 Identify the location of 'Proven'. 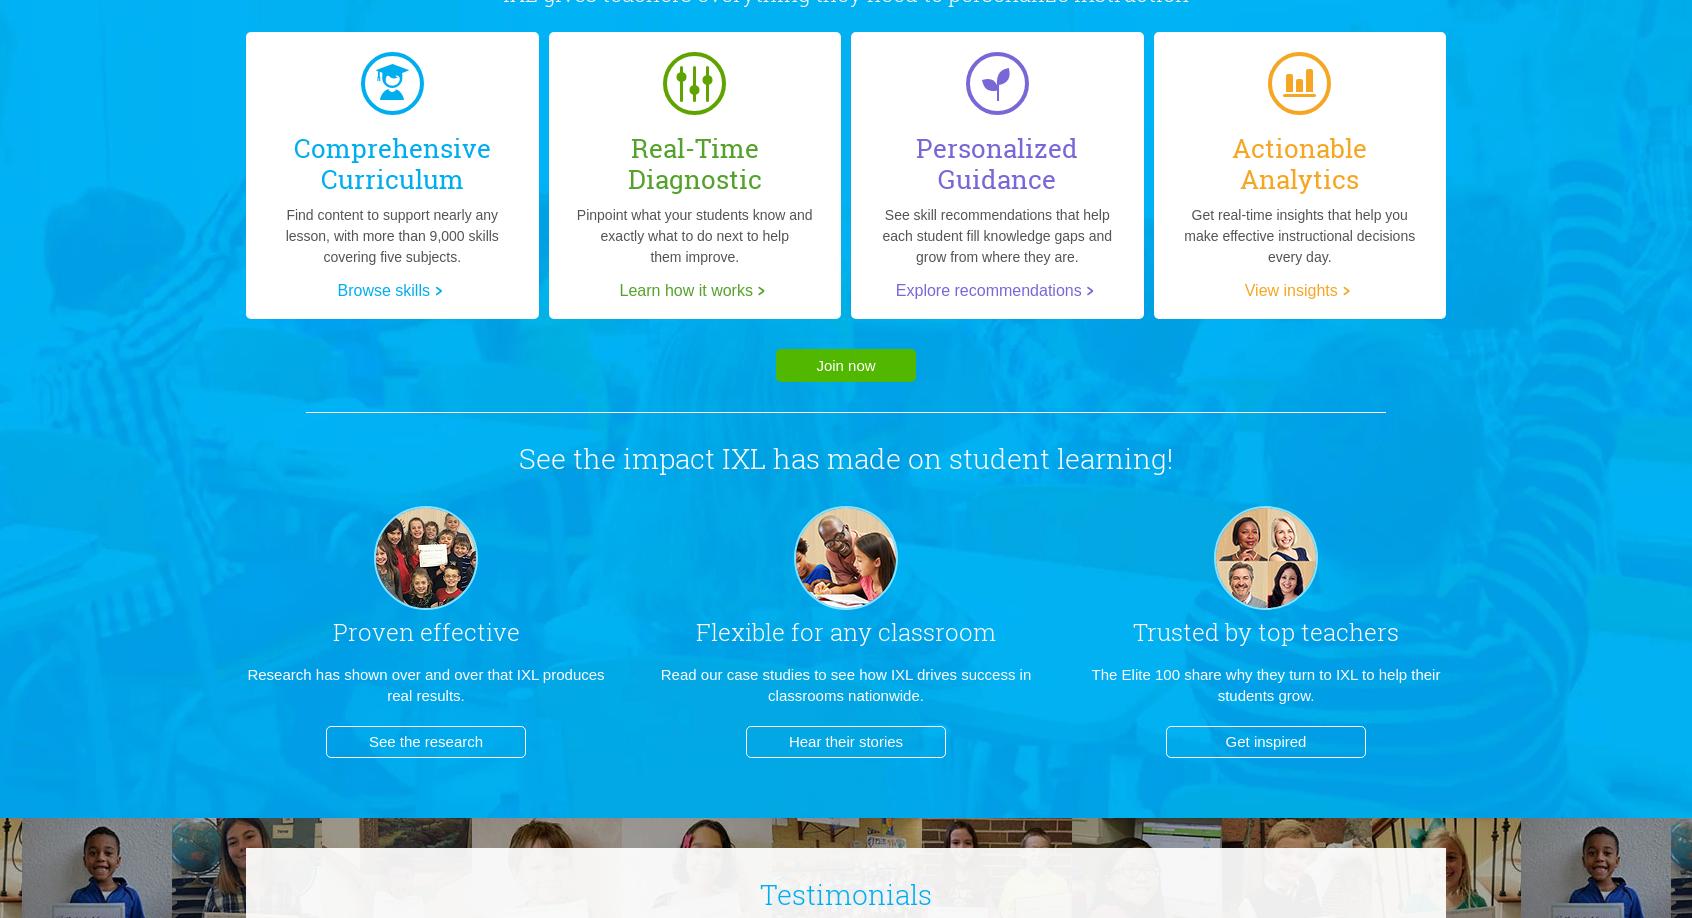
(372, 631).